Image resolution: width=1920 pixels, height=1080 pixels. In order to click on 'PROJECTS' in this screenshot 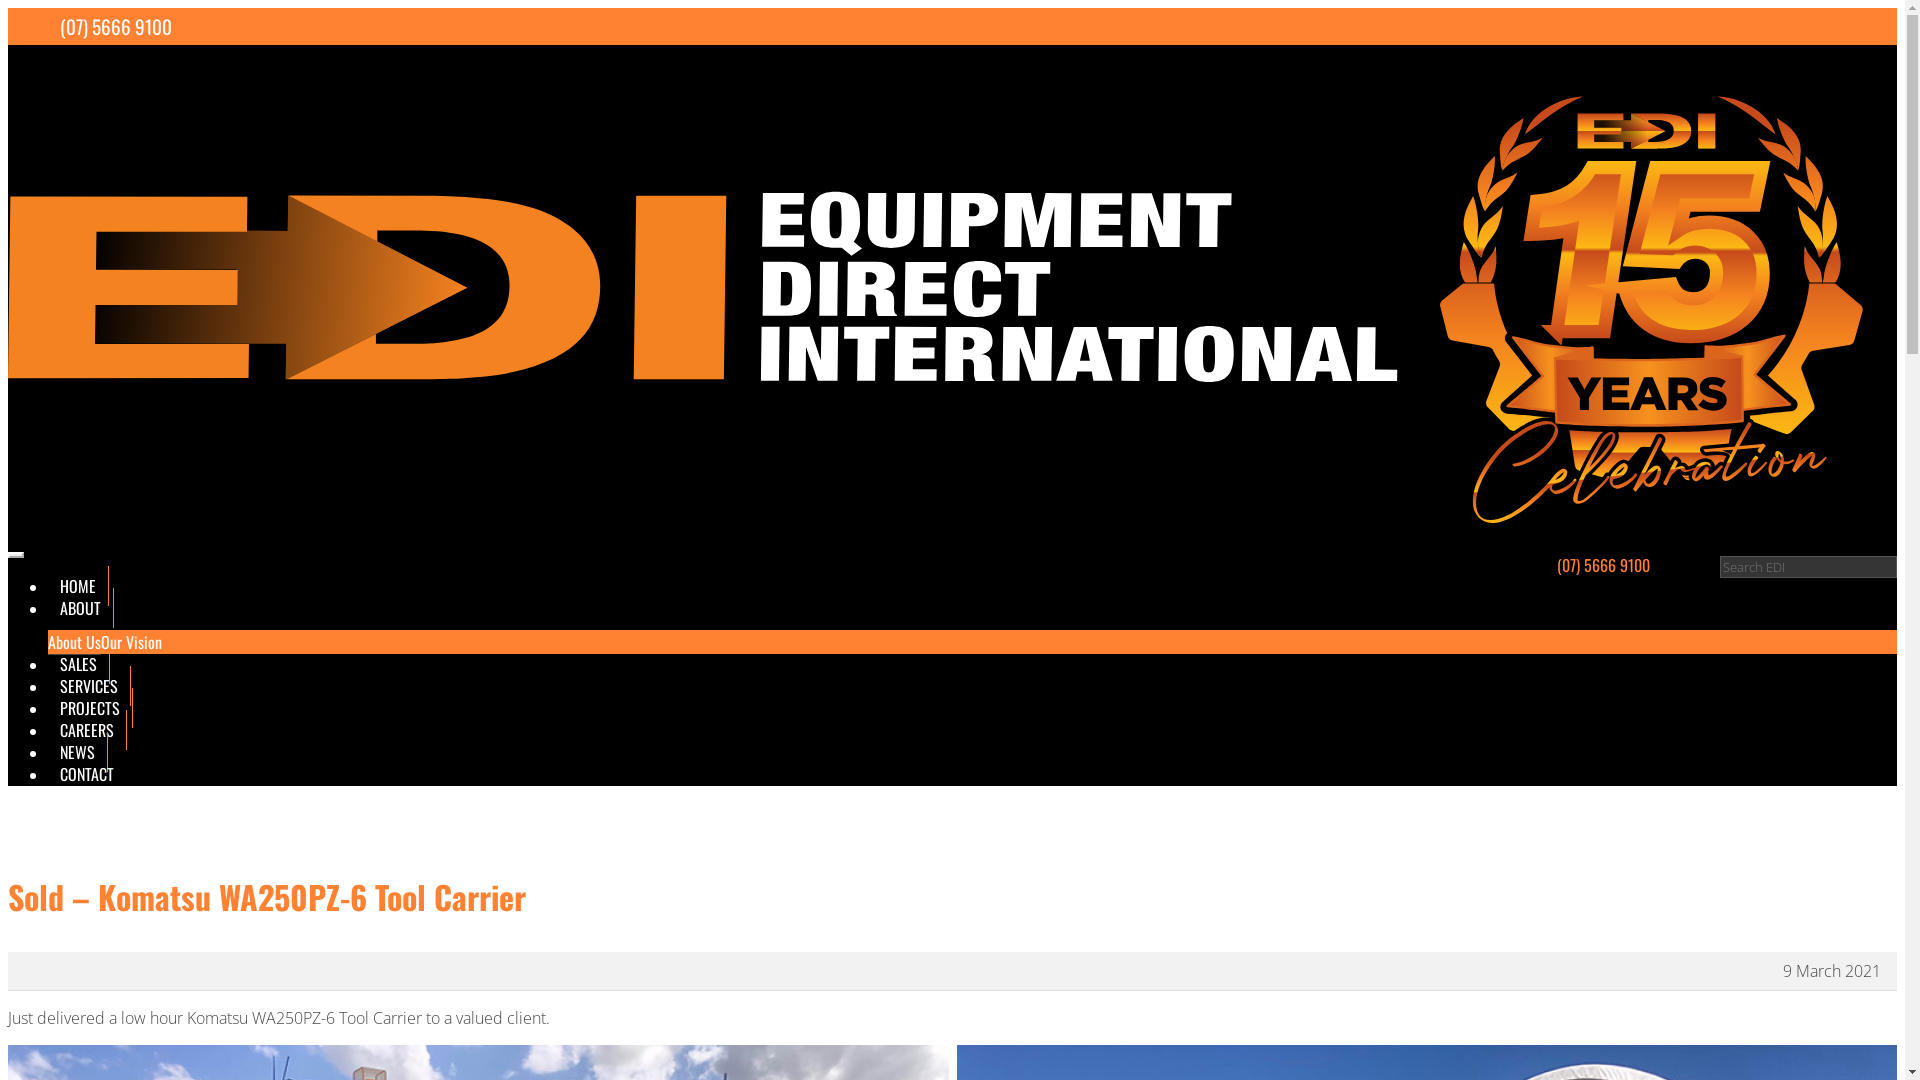, I will do `click(48, 707)`.